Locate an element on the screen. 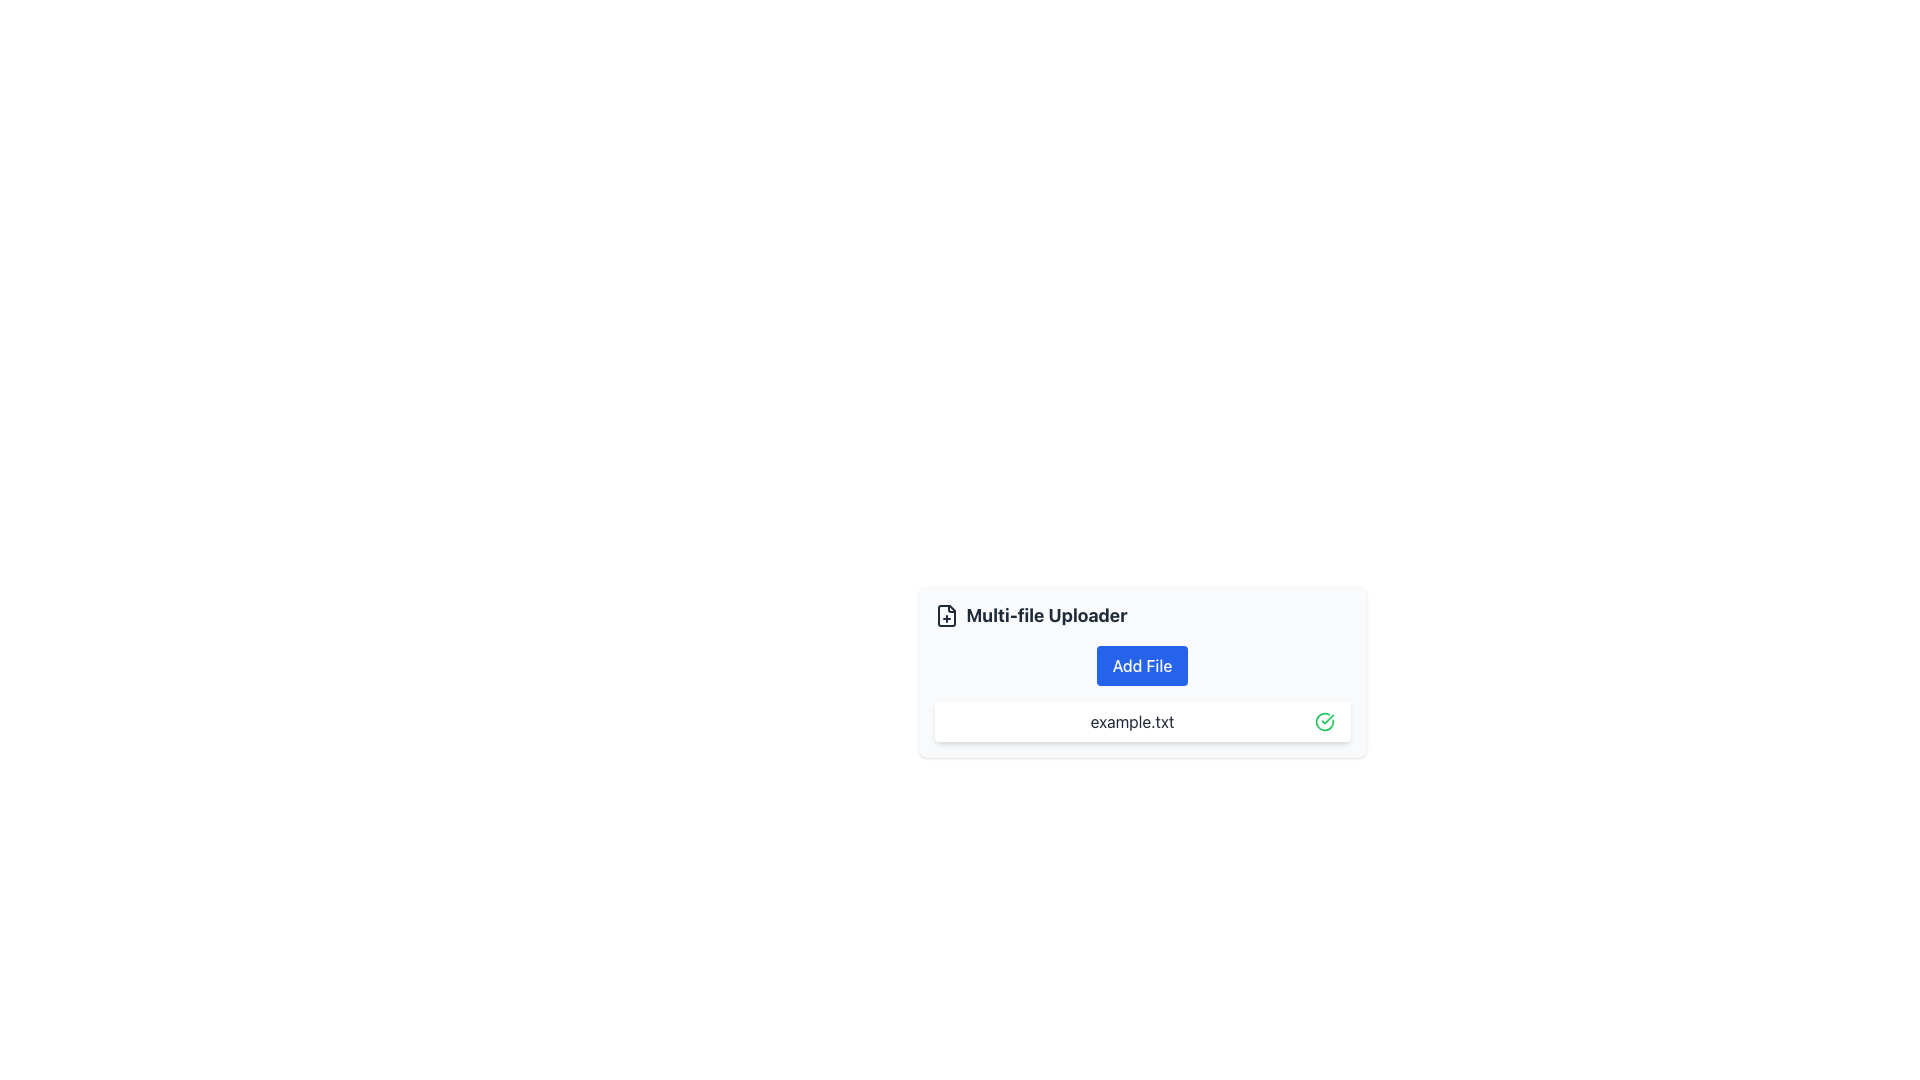  the file icon, which is a rectangular shape with a bent corner at the top left, representing a document in the multi-file uploader interface is located at coordinates (945, 615).